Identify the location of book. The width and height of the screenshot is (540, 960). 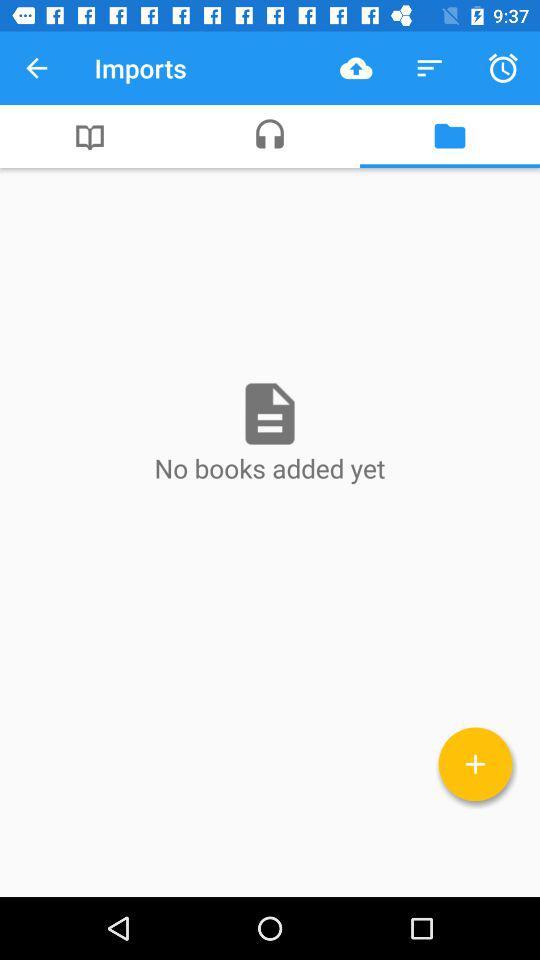
(474, 763).